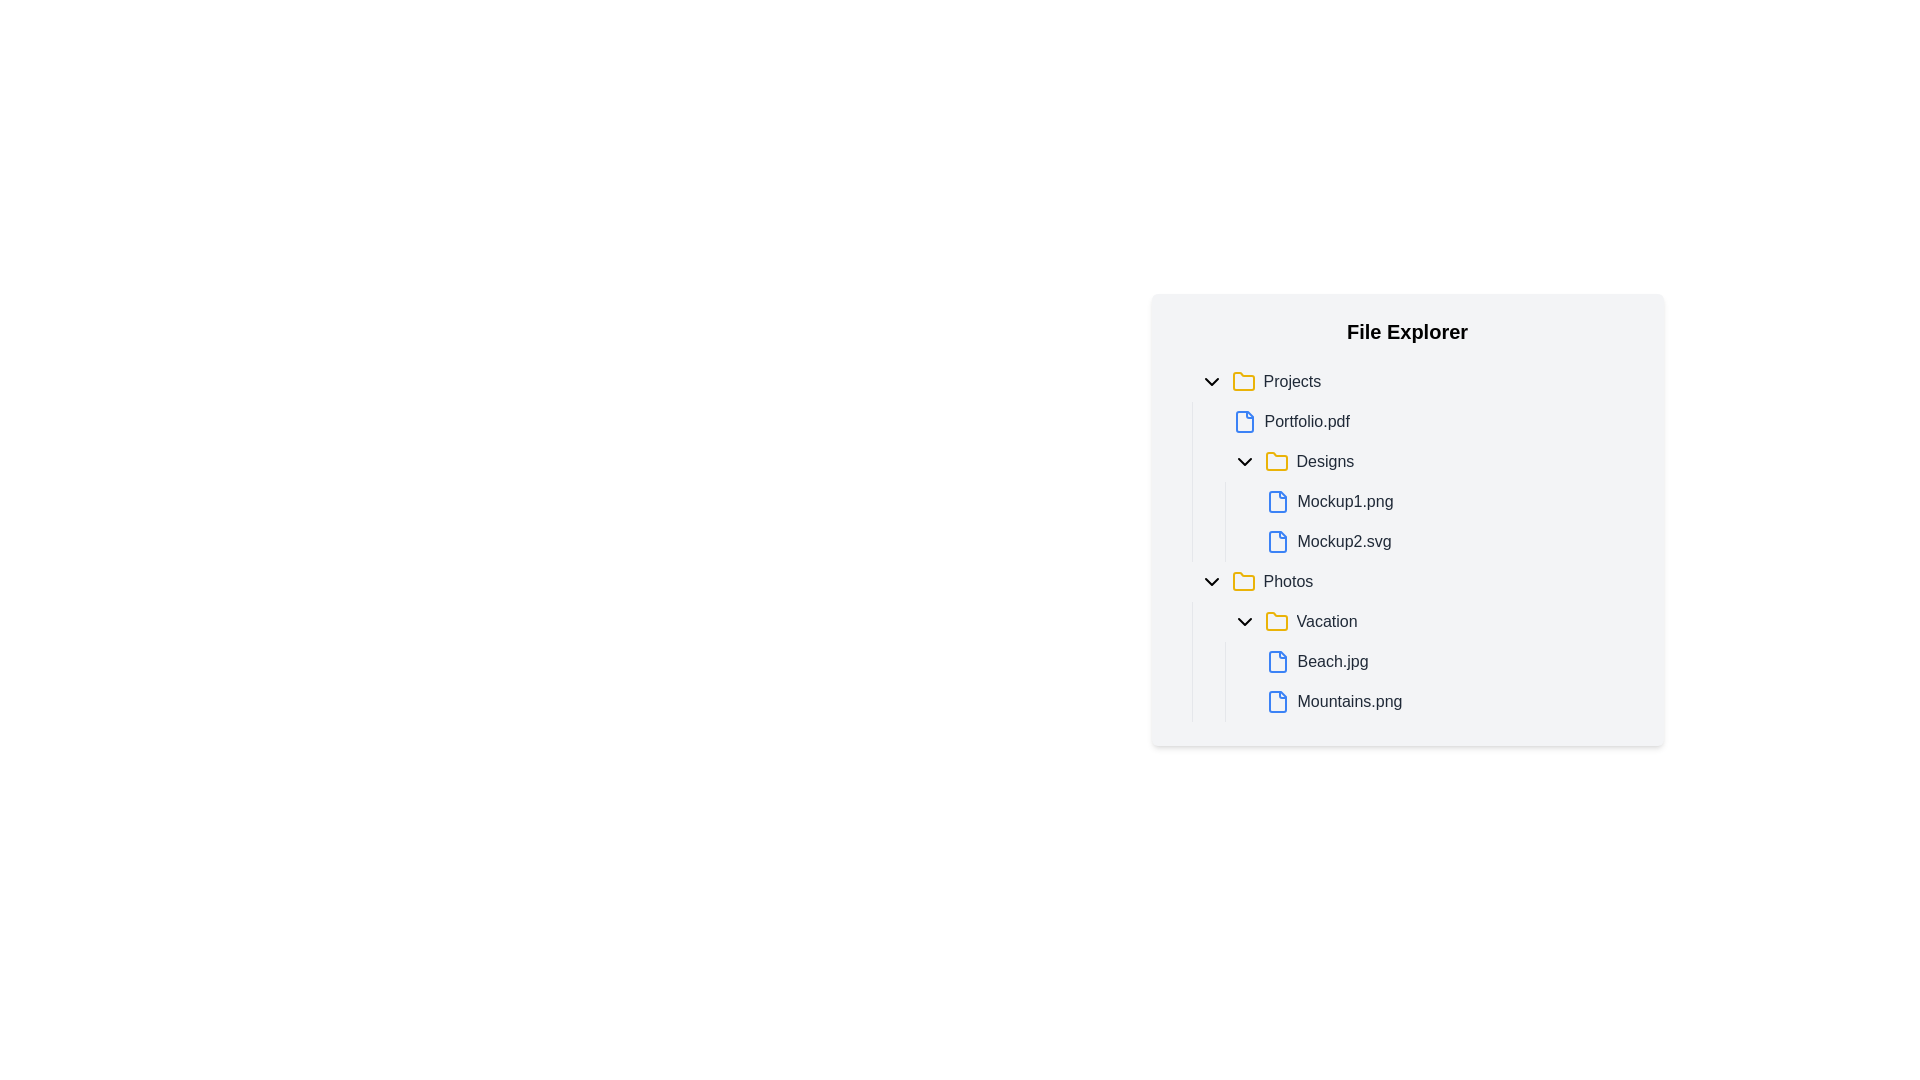  What do you see at coordinates (1414, 381) in the screenshot?
I see `the 'Projects' folder item at the top of the hierarchical list` at bounding box center [1414, 381].